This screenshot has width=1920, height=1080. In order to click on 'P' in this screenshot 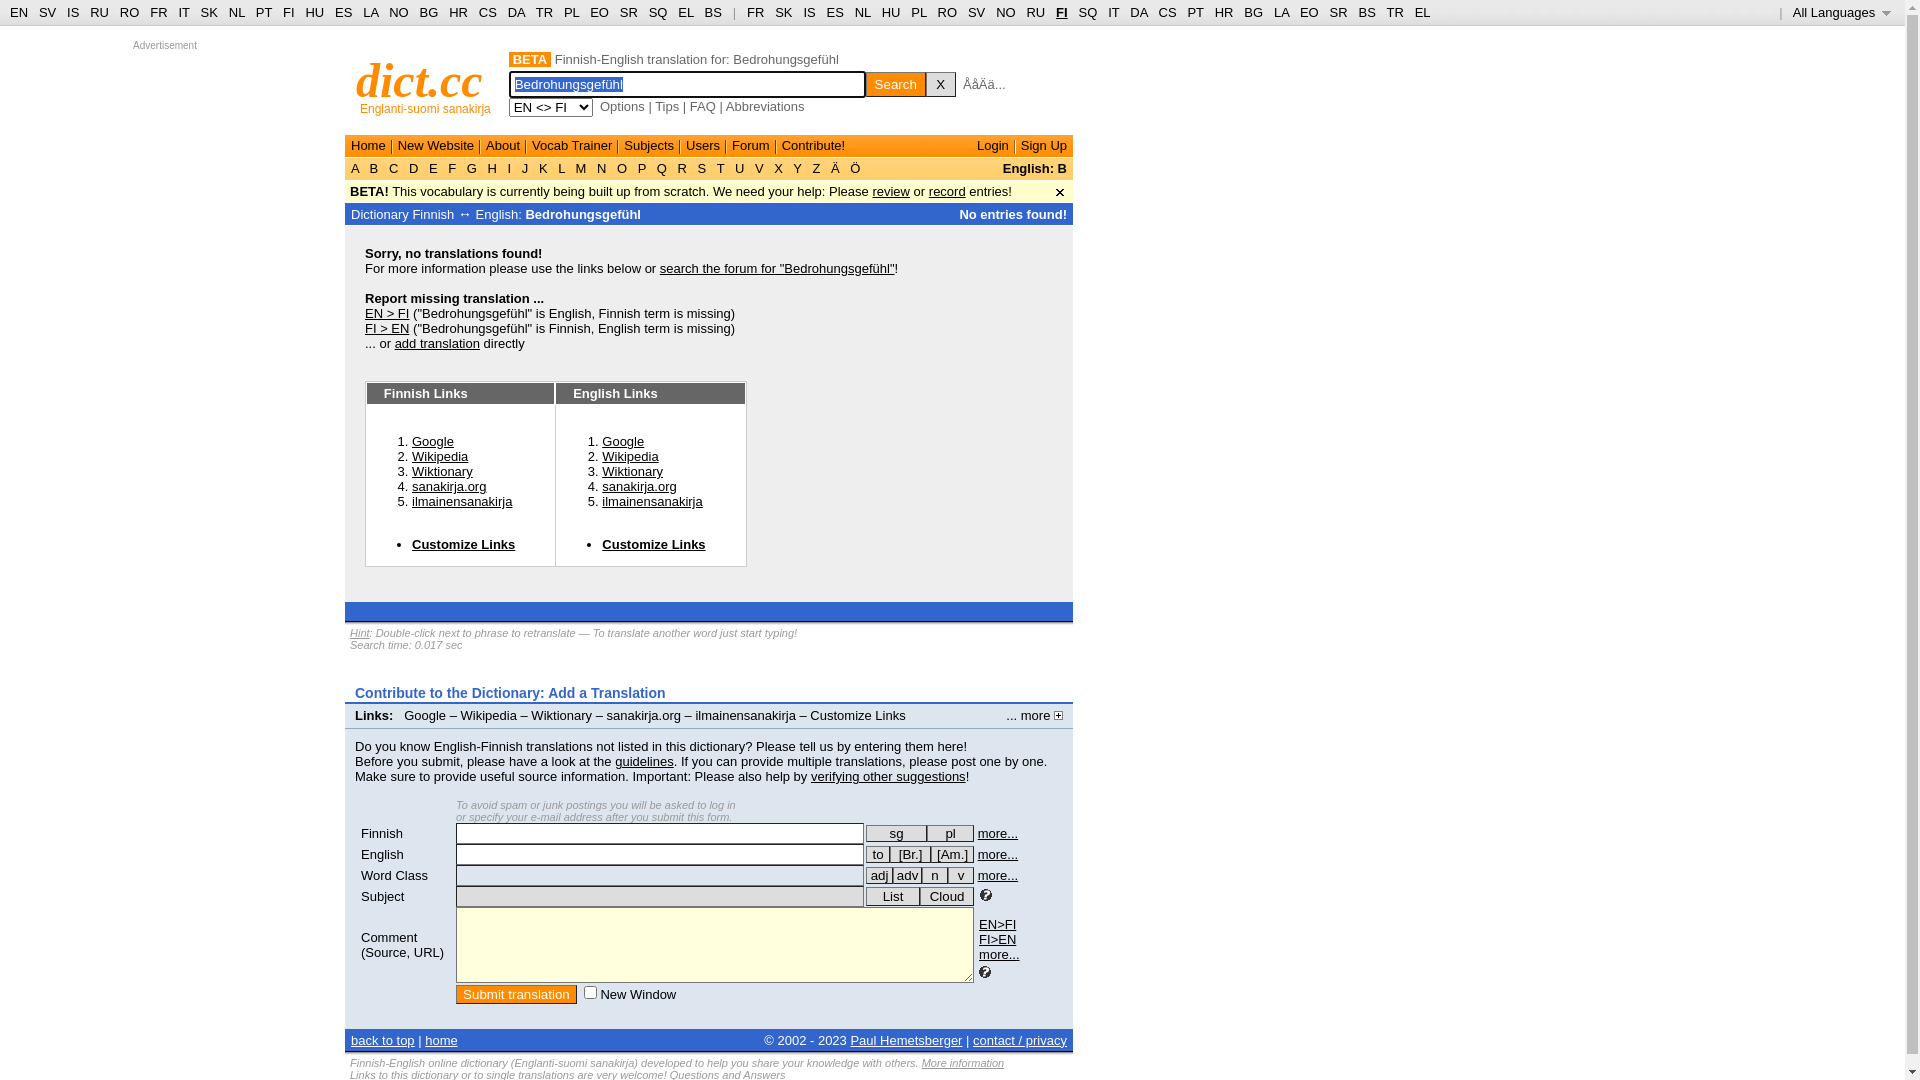, I will do `click(642, 167)`.